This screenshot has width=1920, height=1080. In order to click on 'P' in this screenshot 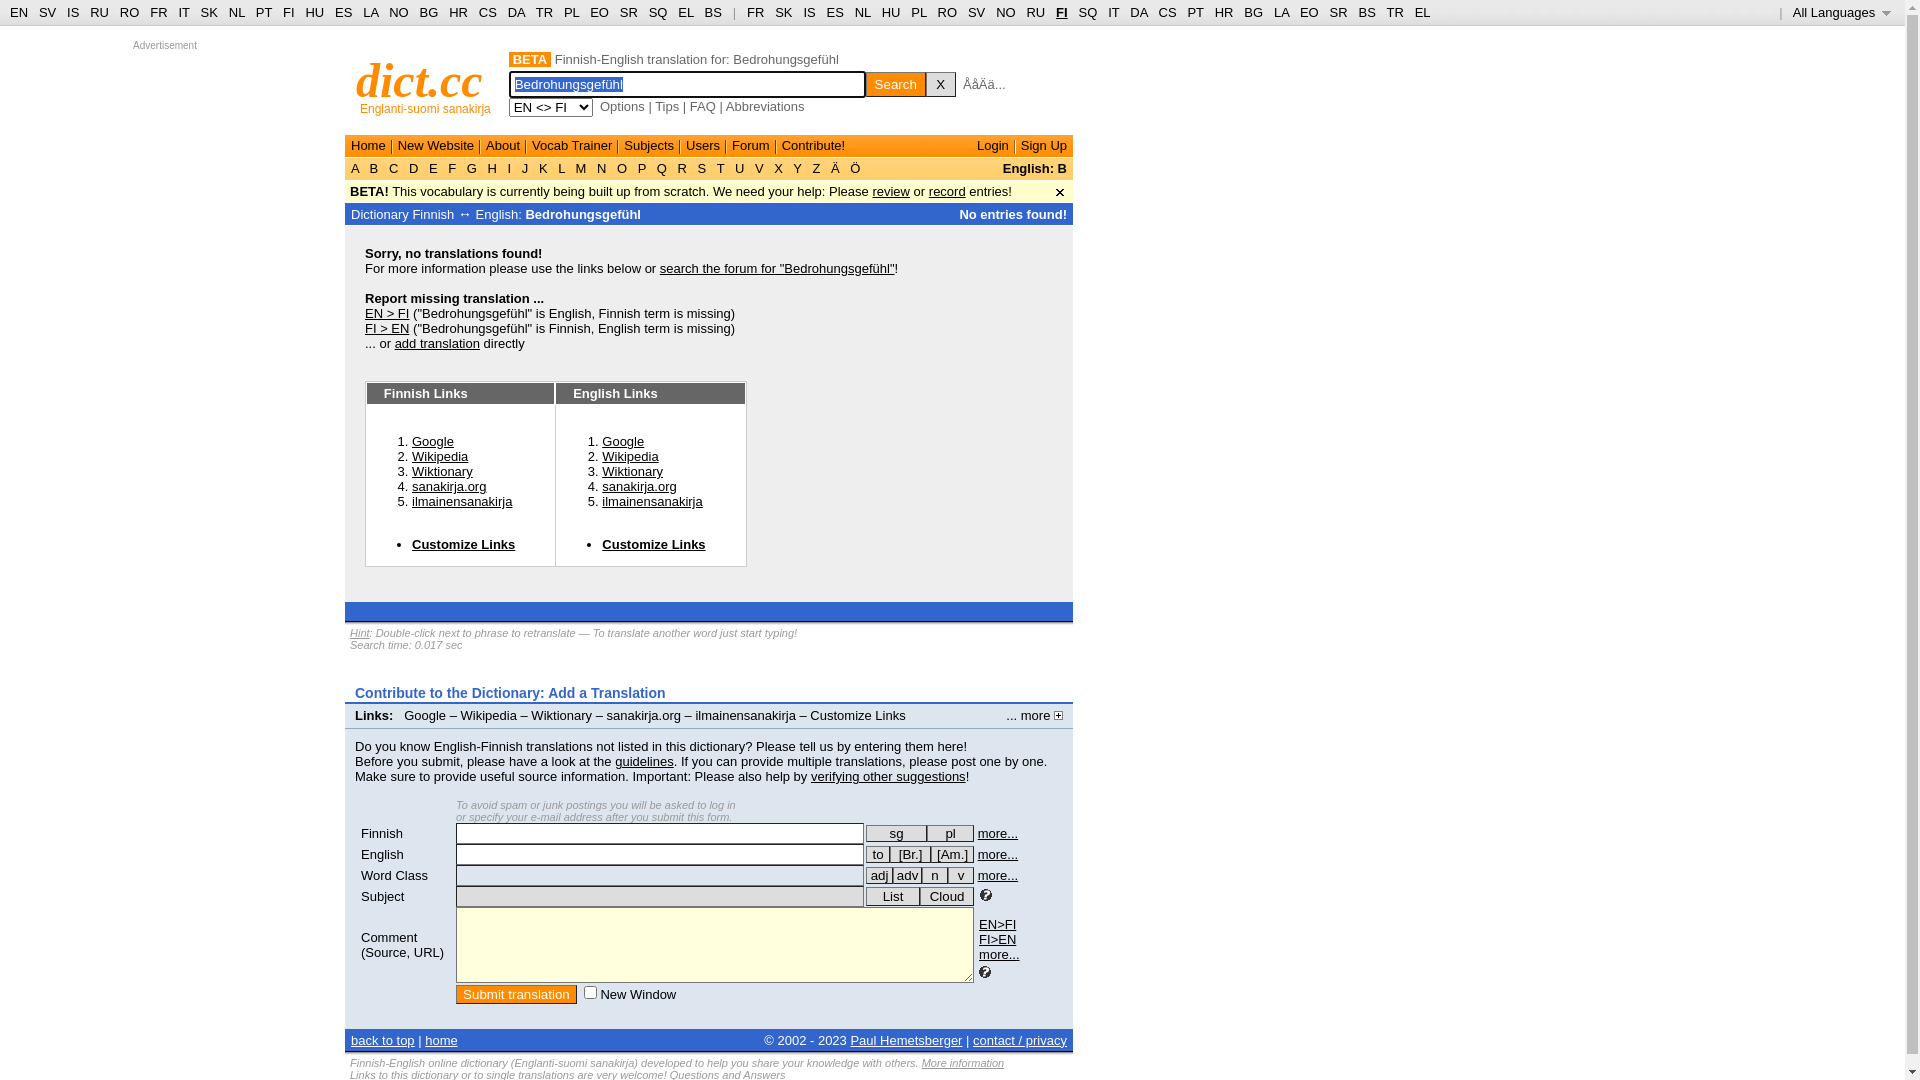, I will do `click(642, 167)`.